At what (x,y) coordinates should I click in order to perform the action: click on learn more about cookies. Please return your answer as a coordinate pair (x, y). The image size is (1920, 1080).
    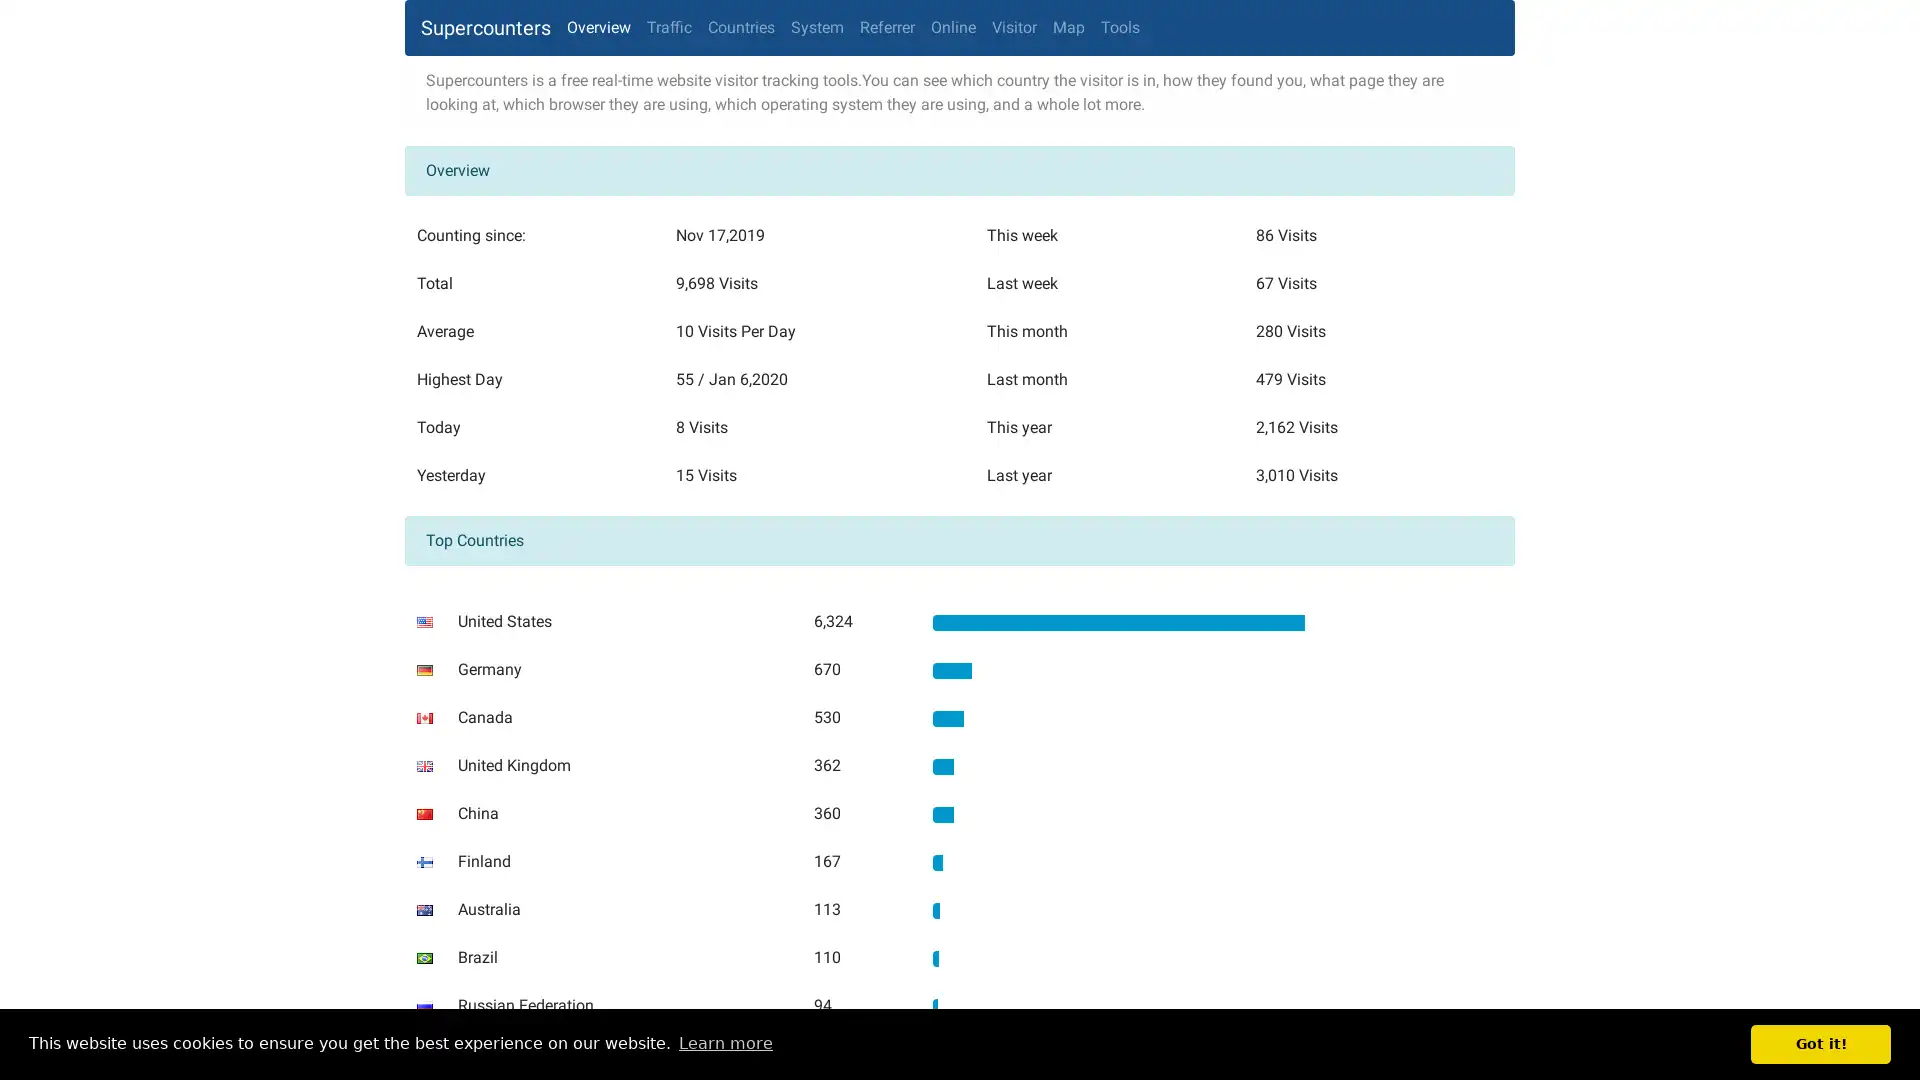
    Looking at the image, I should click on (724, 1043).